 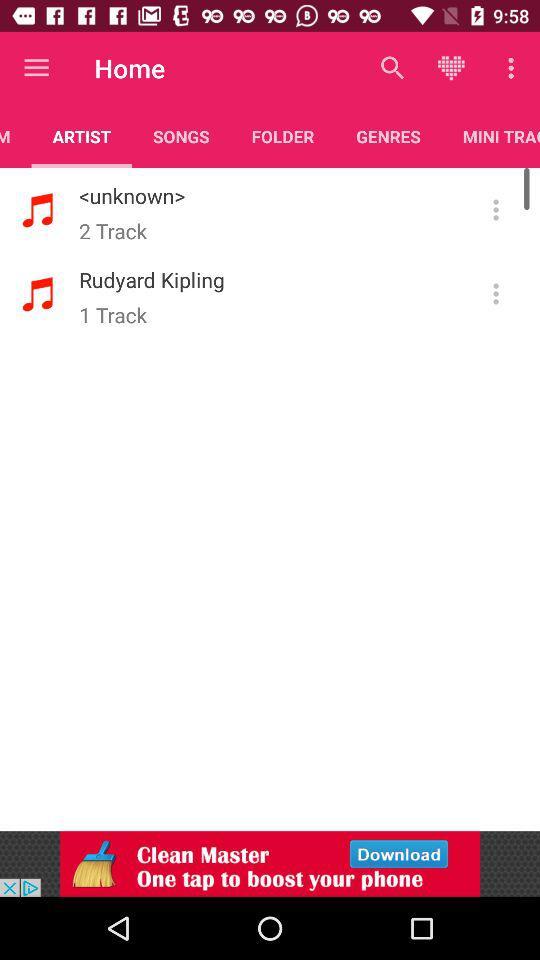 What do you see at coordinates (495, 210) in the screenshot?
I see `more information button` at bounding box center [495, 210].